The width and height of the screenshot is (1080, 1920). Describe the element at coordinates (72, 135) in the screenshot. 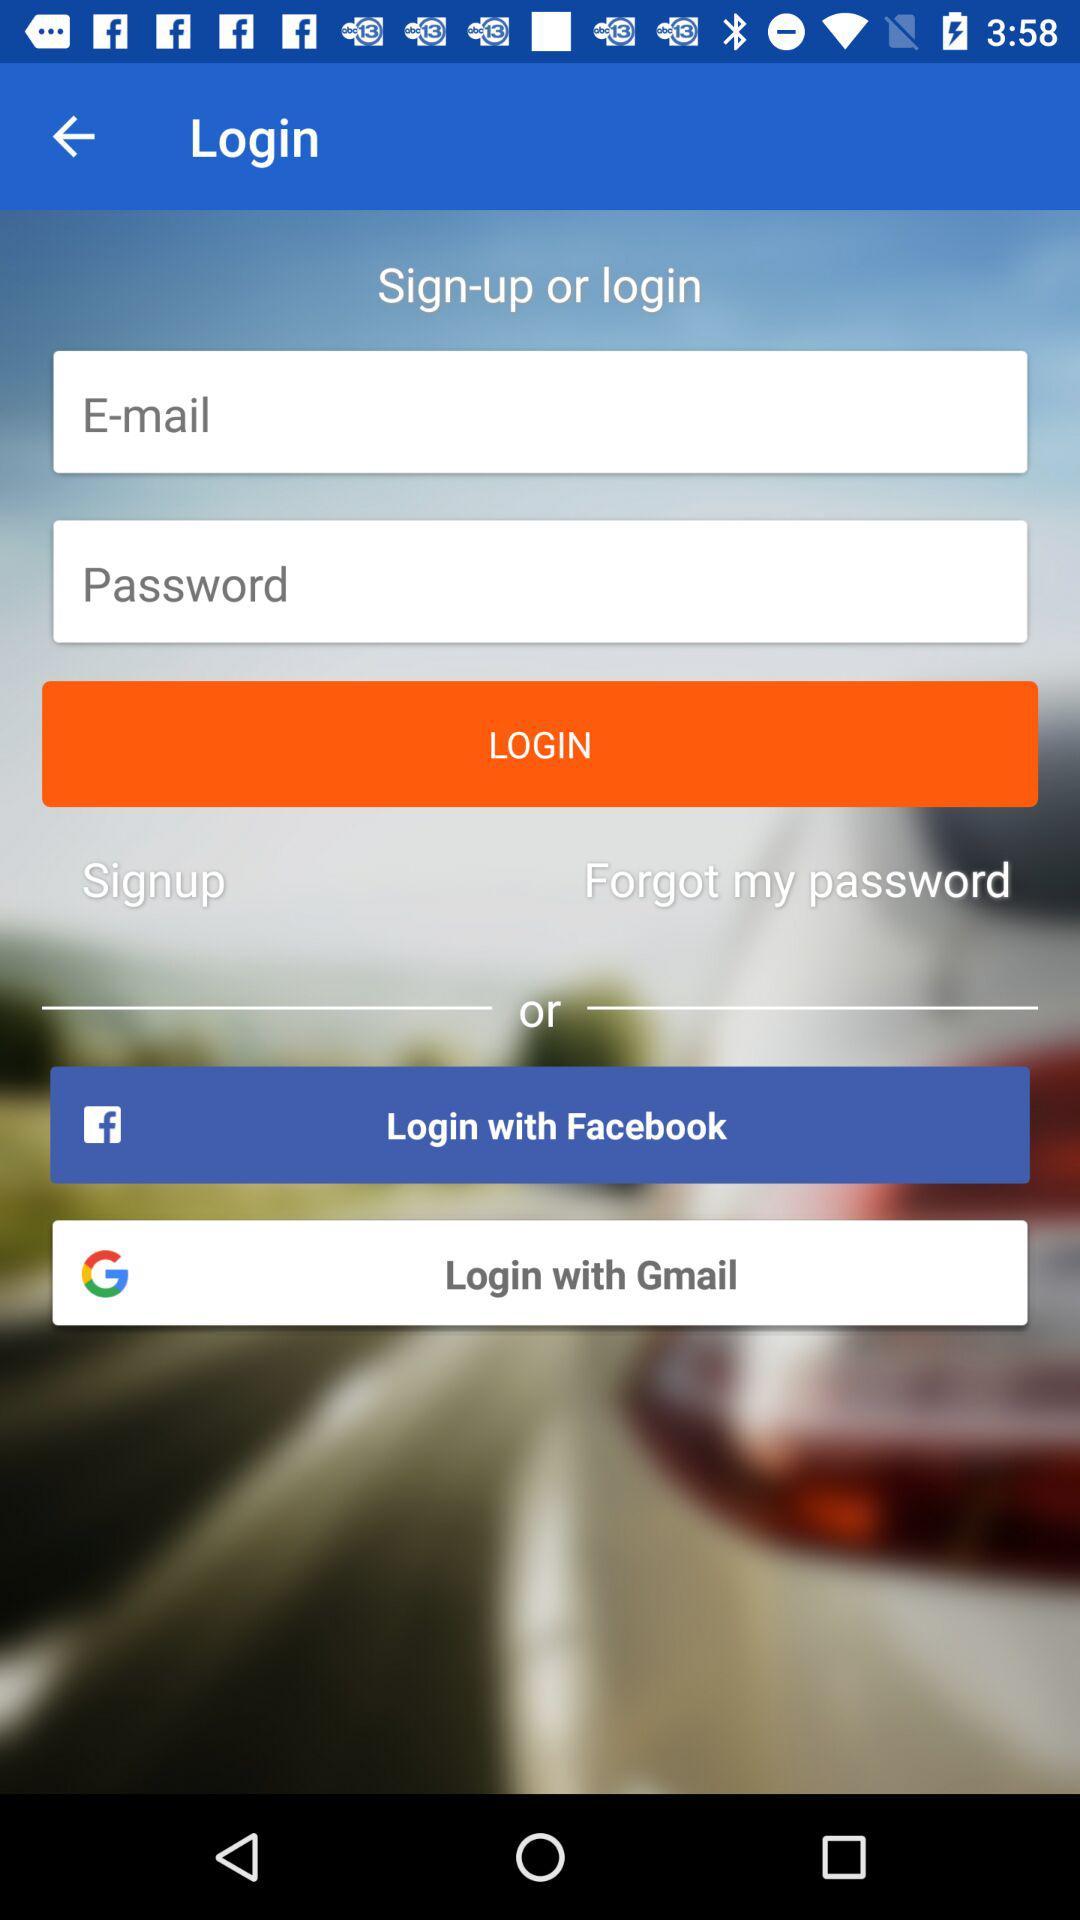

I see `icon to the left of login item` at that location.